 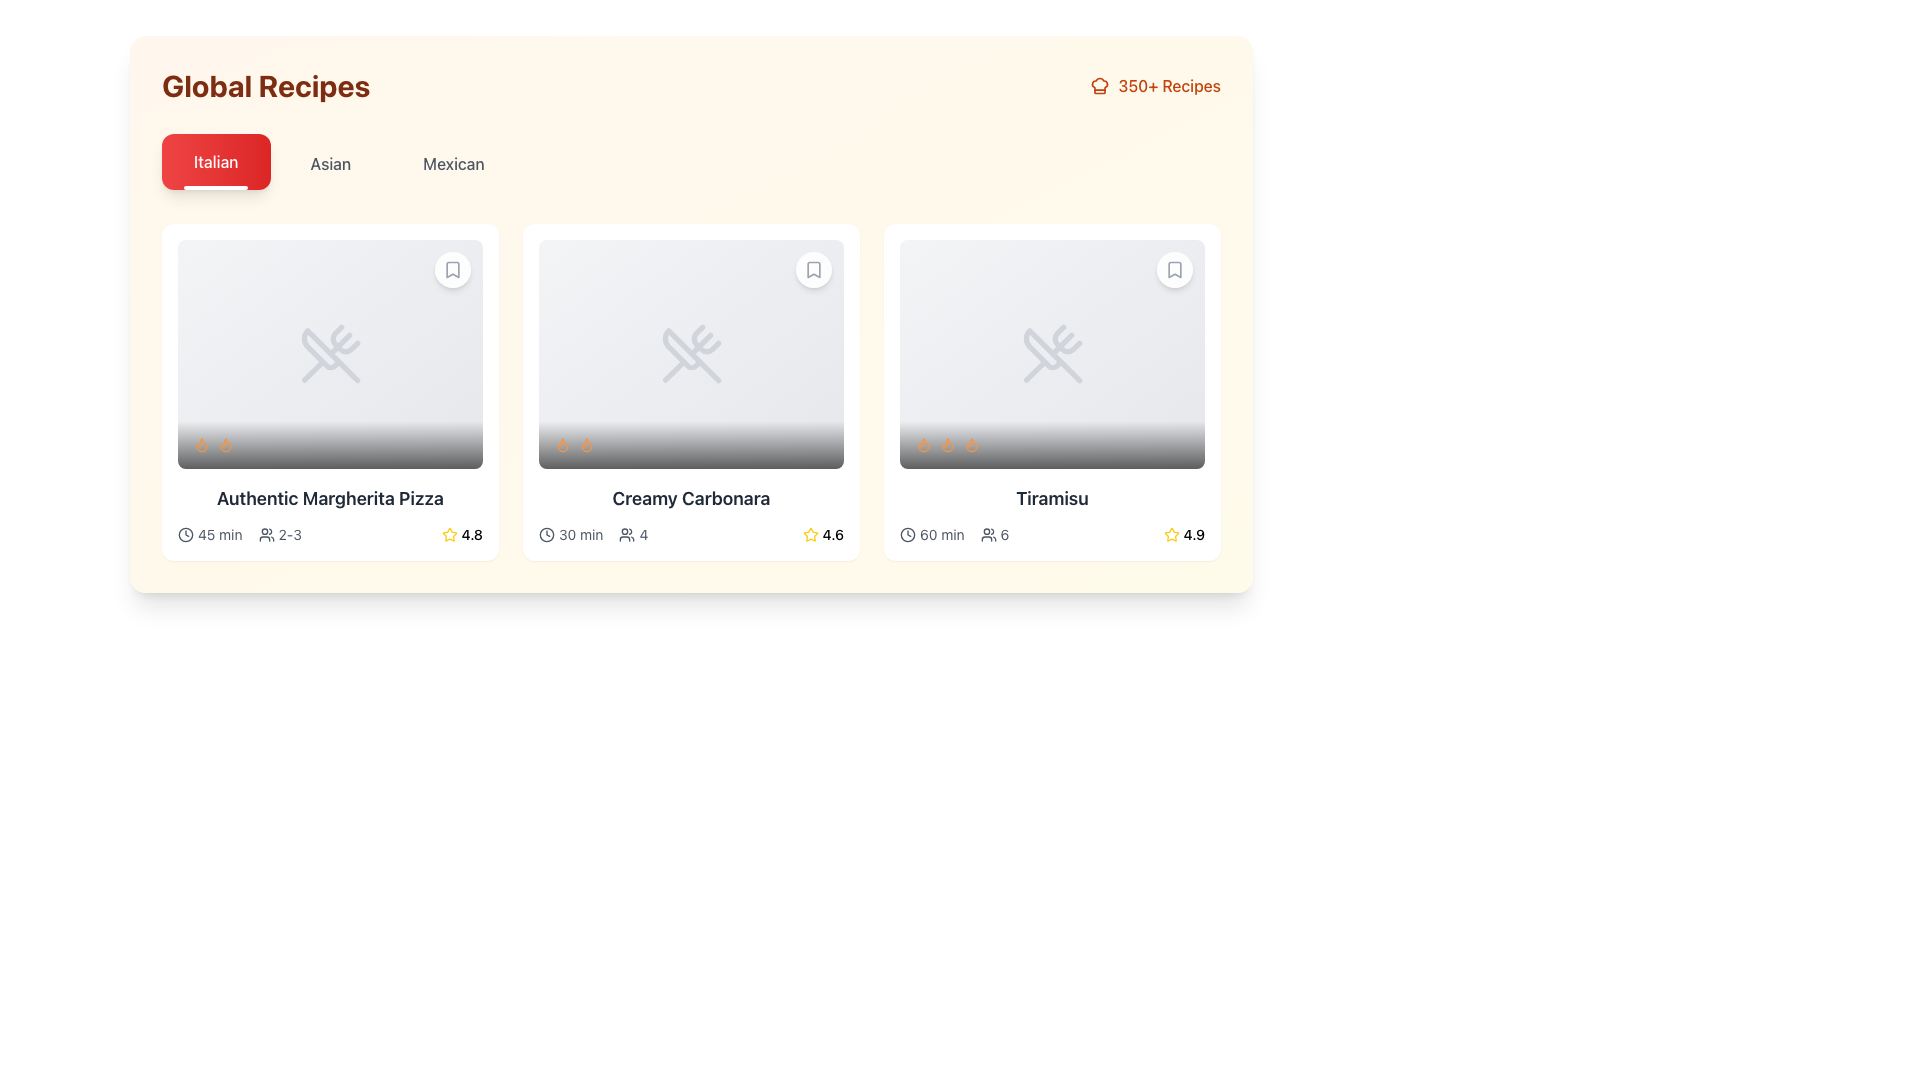 I want to click on the stylized chef's hat icon located in the top-right corner of the interface, which is part of a group of icons and closely aligned with related text, so click(x=1099, y=84).